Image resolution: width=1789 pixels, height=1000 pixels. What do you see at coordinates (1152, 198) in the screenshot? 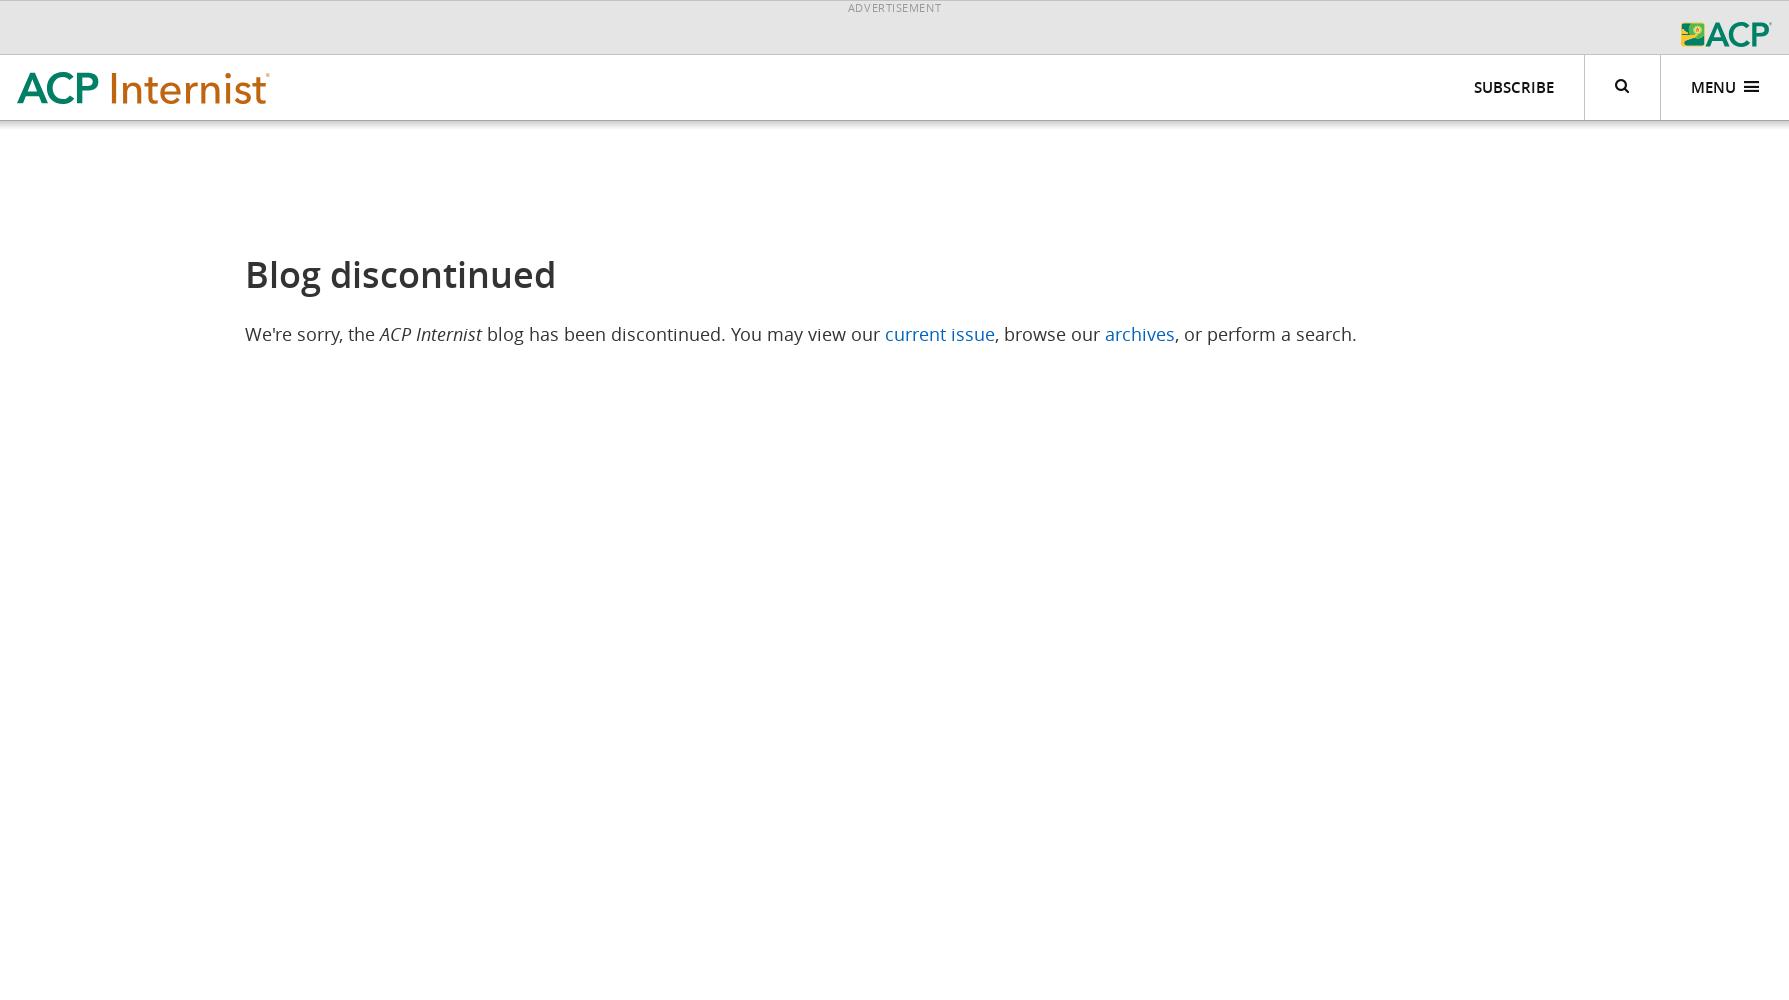
I see `'ACP Internist Weekly'` at bounding box center [1152, 198].